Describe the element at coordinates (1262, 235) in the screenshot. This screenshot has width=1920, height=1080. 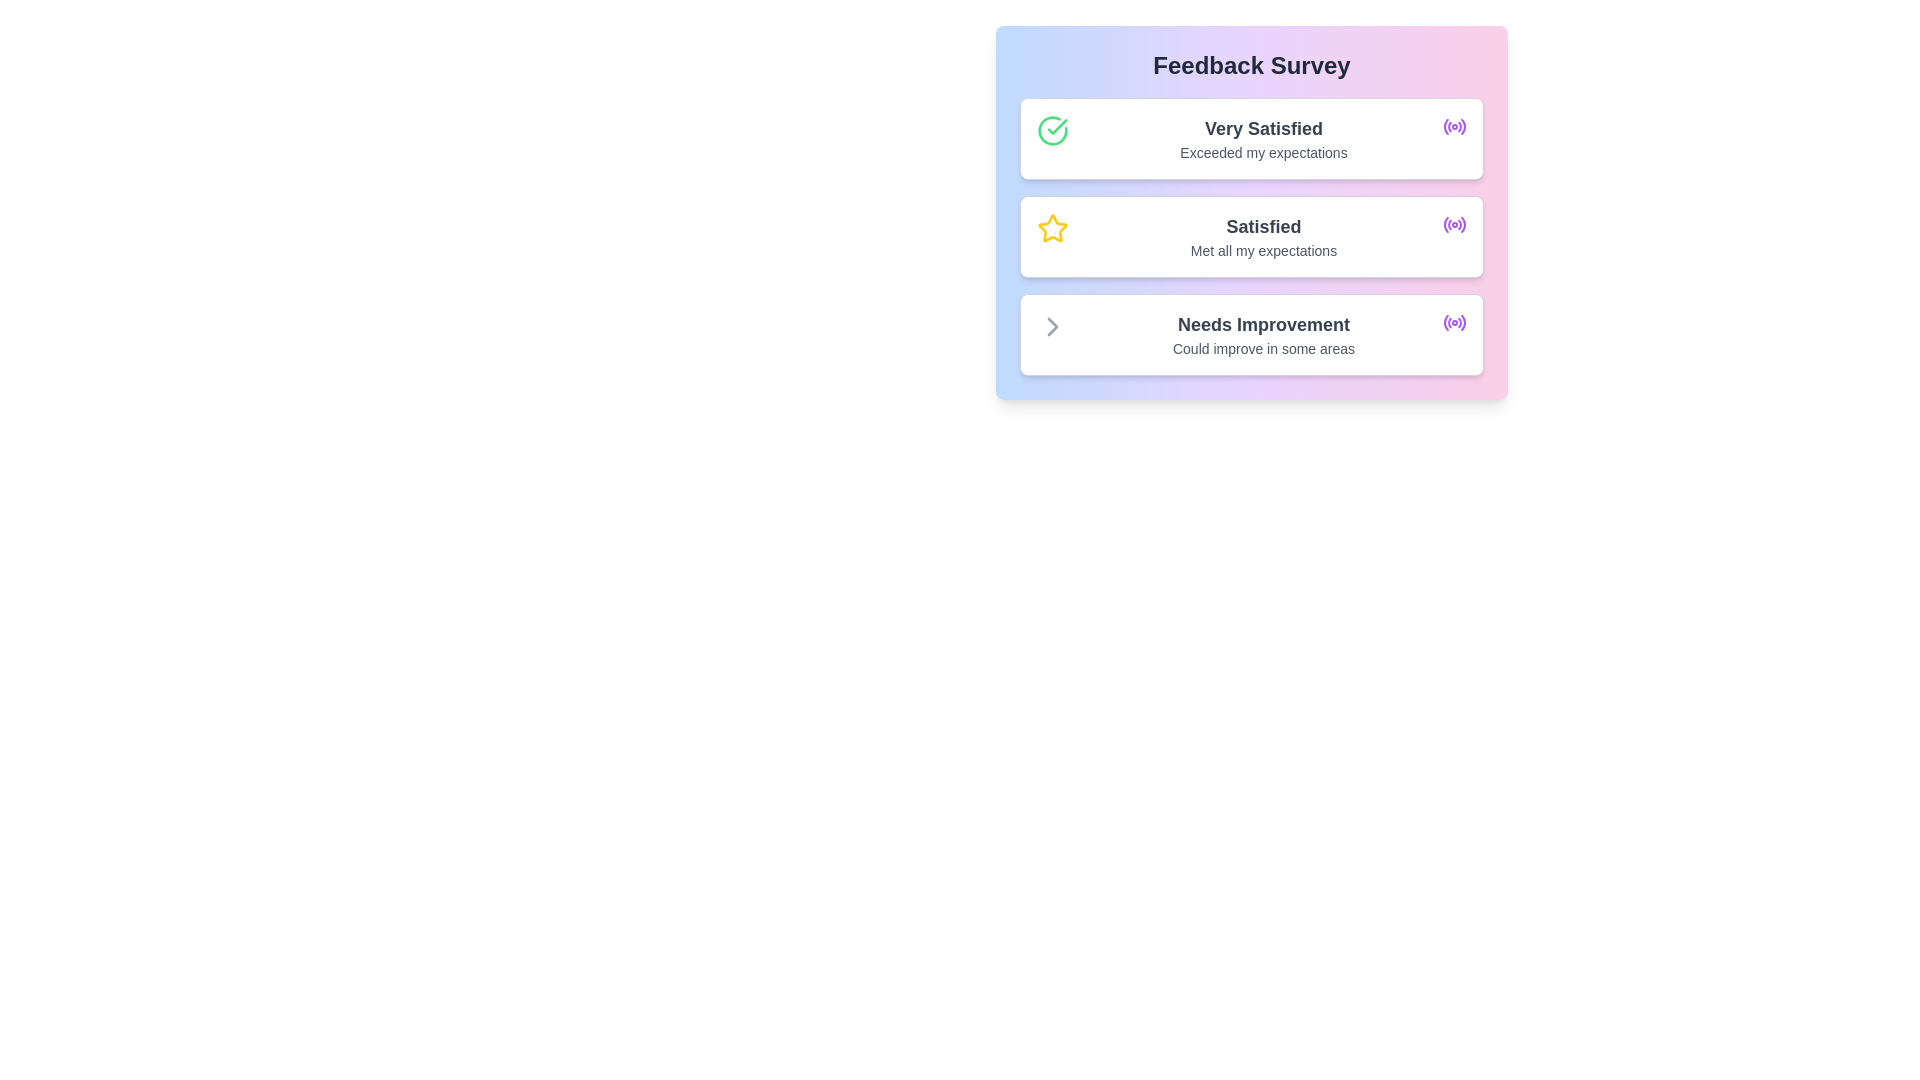
I see `the second feedback choice in the survey interface, which is located below the 'Very Satisfied' option and above the 'Needs Improvement' option` at that location.